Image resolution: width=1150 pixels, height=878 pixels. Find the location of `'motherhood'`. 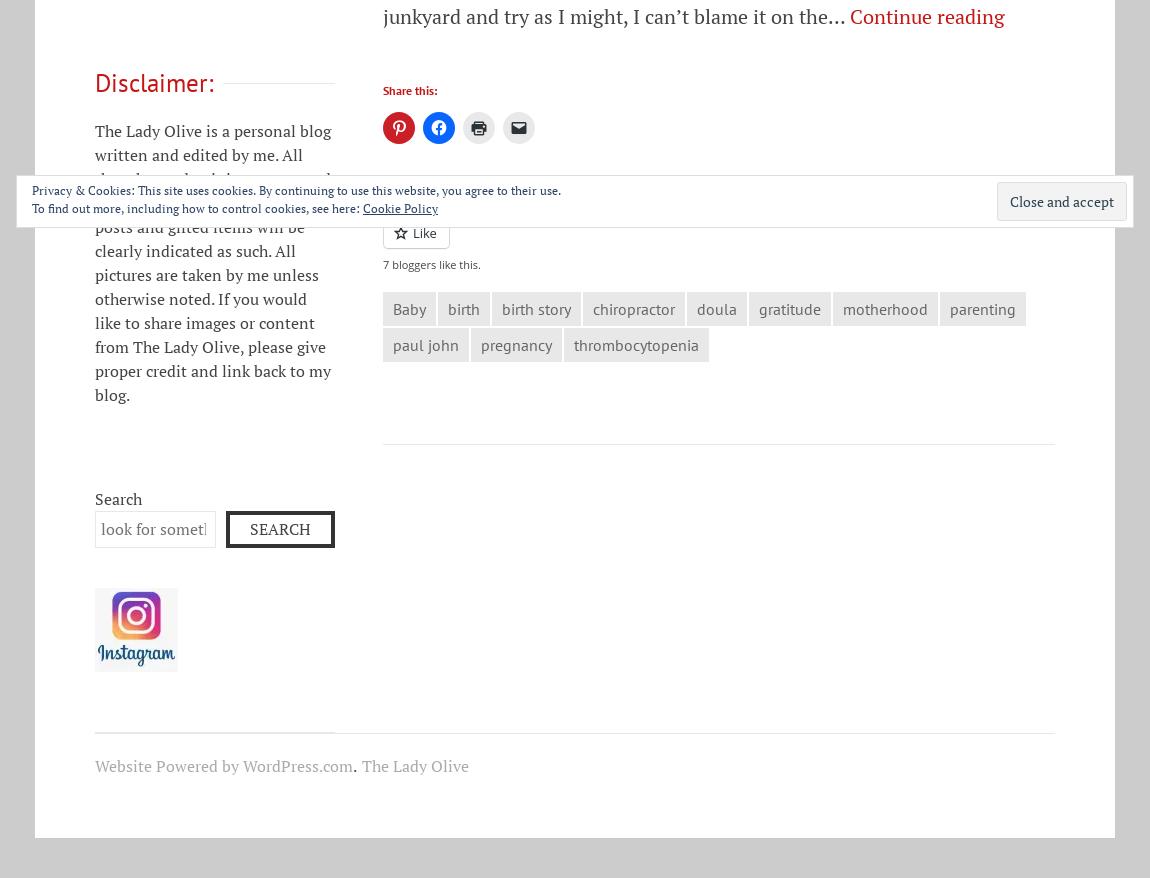

'motherhood' is located at coordinates (885, 308).